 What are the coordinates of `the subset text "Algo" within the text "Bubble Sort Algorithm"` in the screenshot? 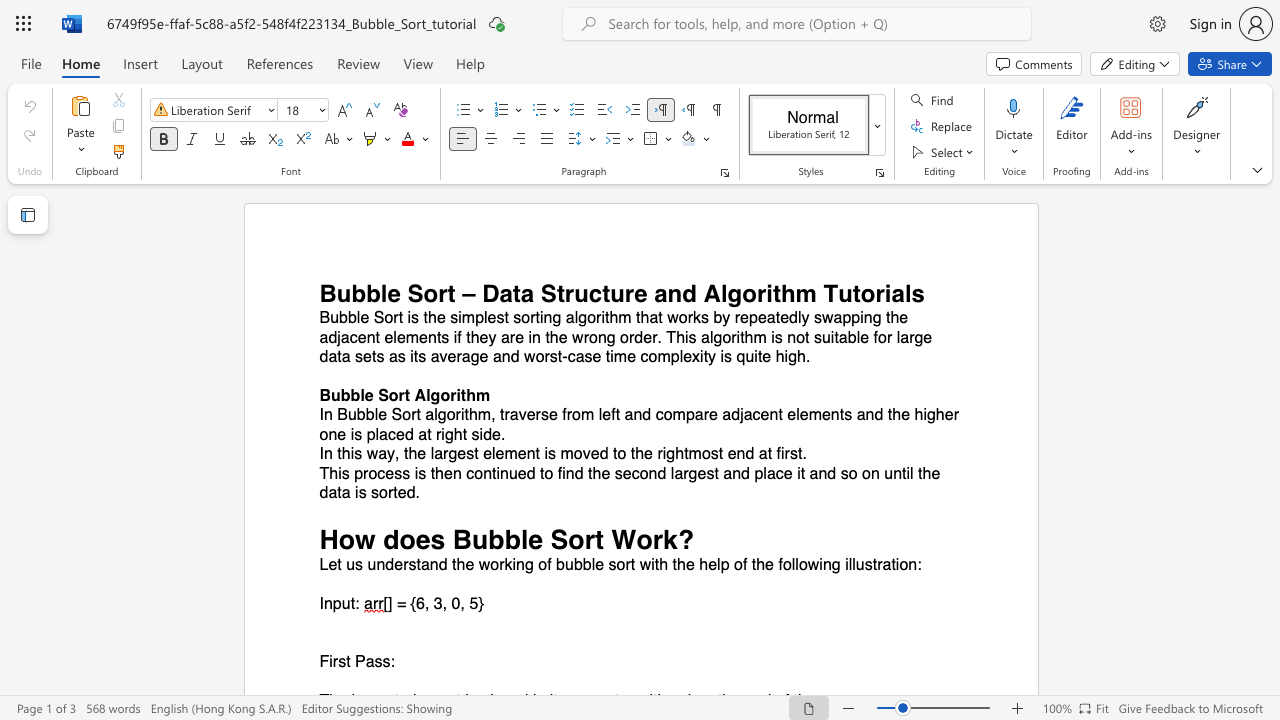 It's located at (413, 395).